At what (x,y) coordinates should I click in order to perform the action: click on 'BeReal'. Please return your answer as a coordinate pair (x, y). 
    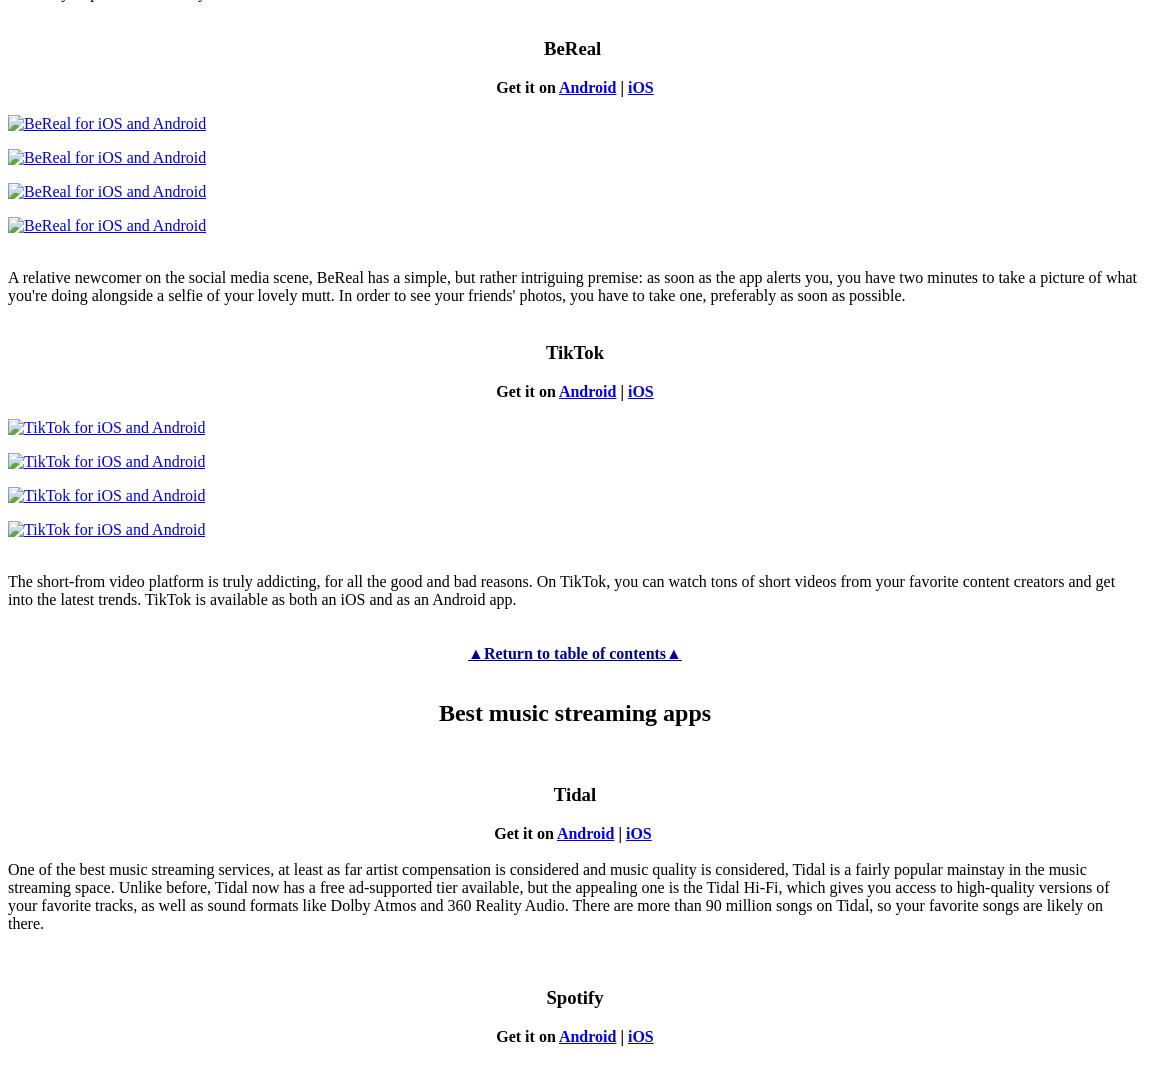
    Looking at the image, I should click on (574, 48).